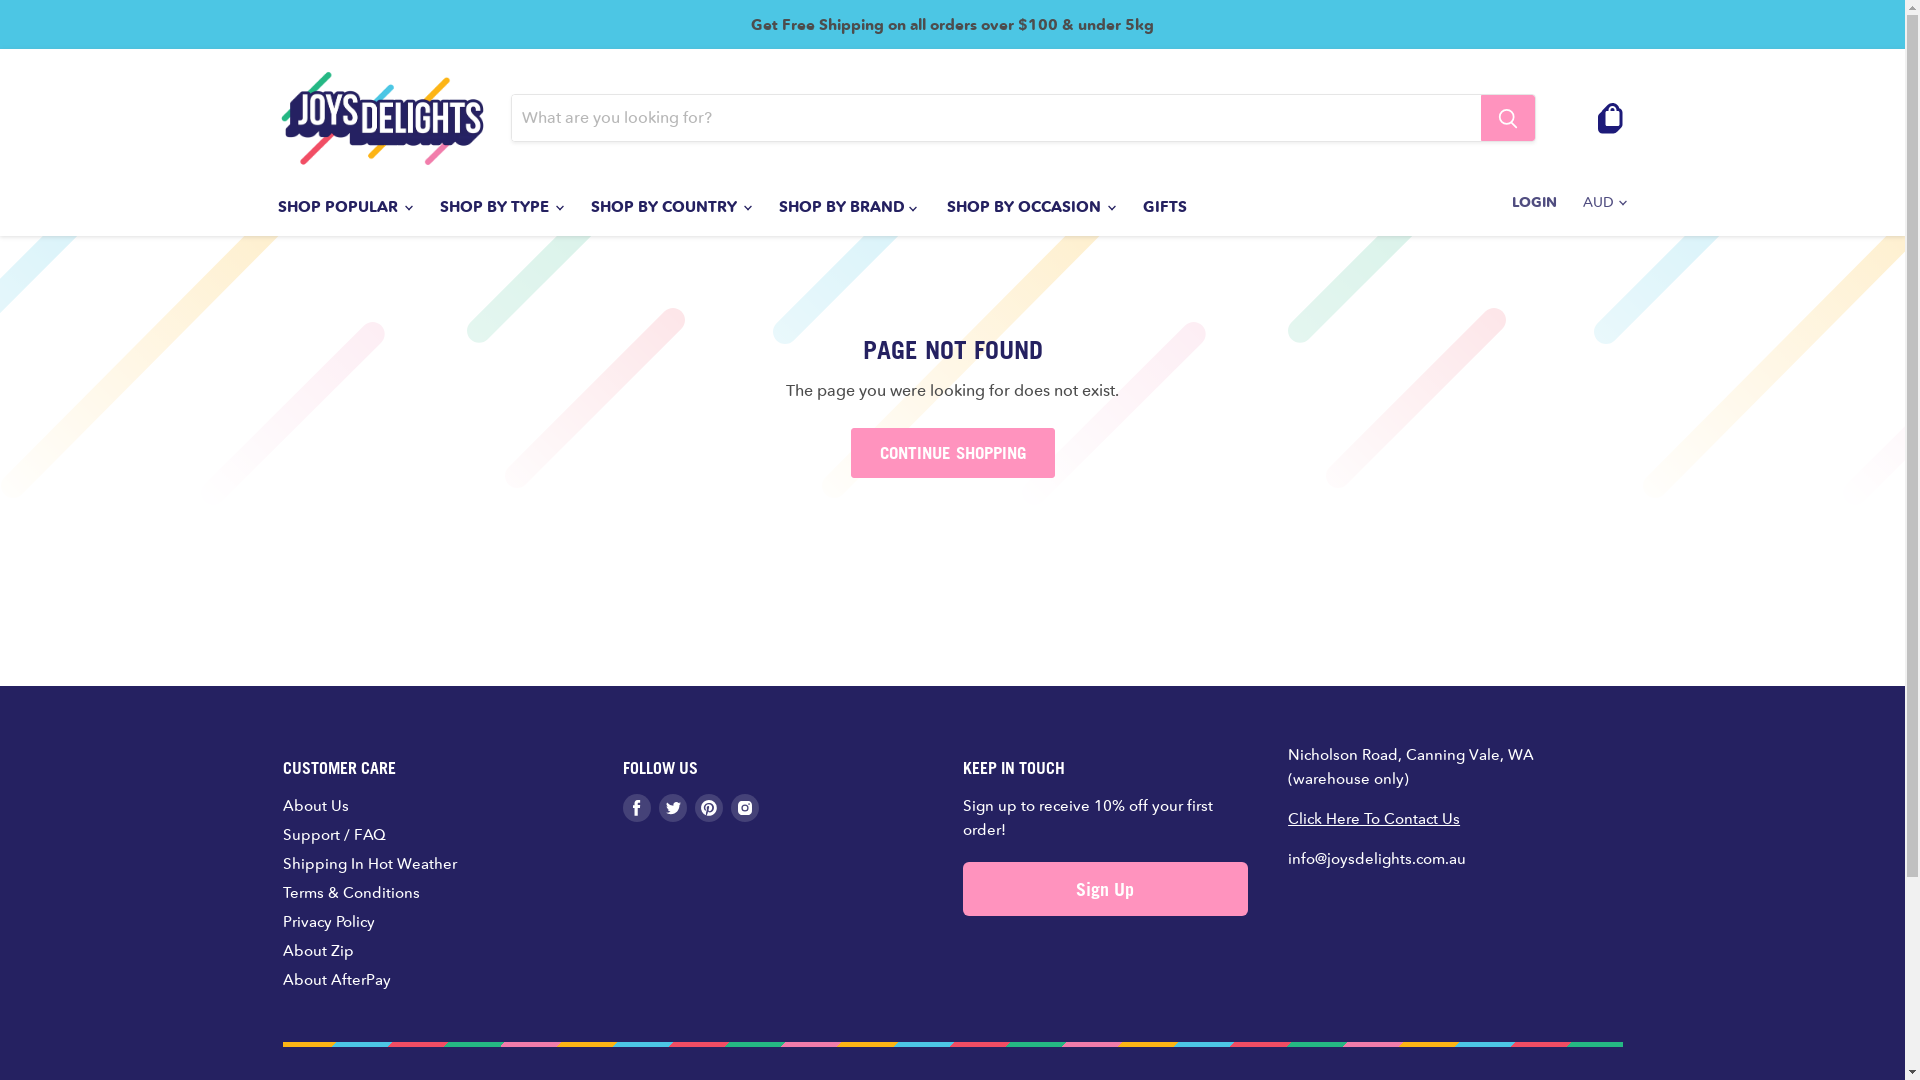  Describe the element at coordinates (743, 806) in the screenshot. I see `'Find us on Instagram'` at that location.